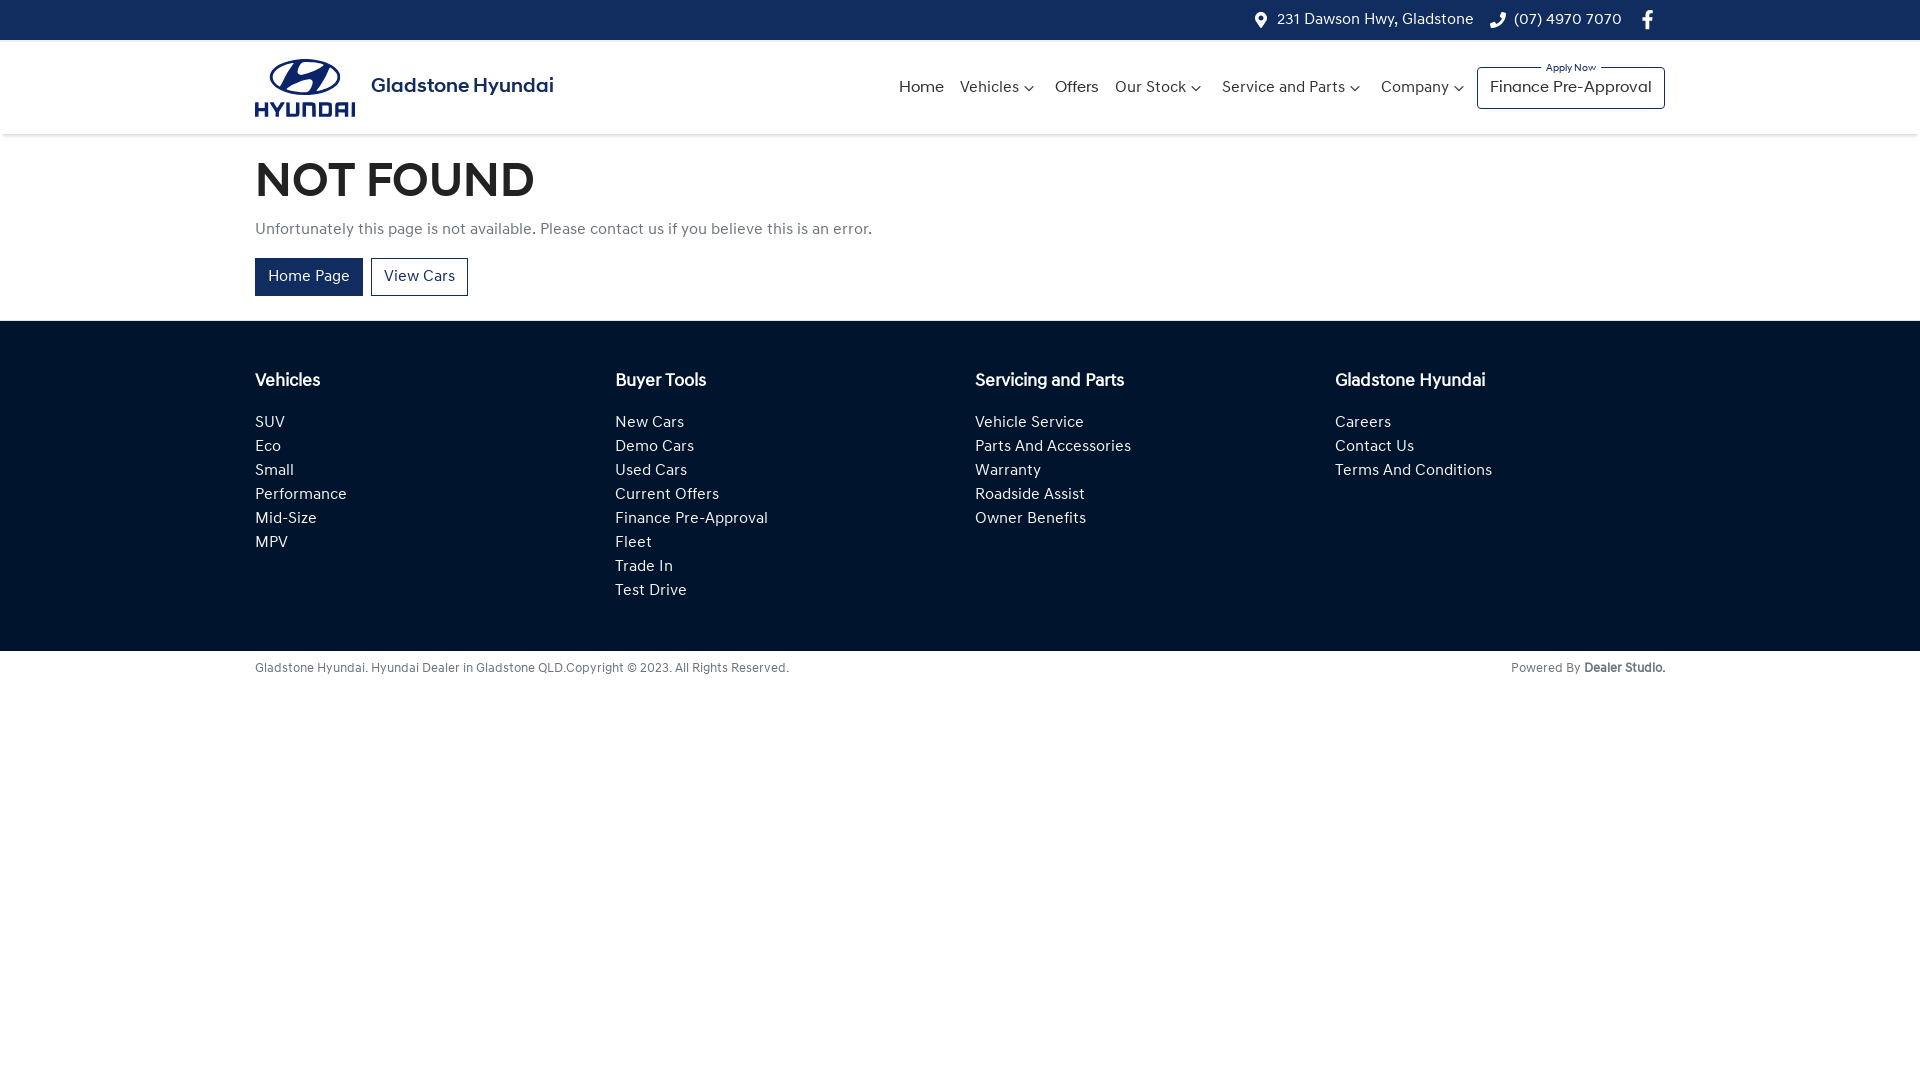  What do you see at coordinates (613, 446) in the screenshot?
I see `'Demo Cars'` at bounding box center [613, 446].